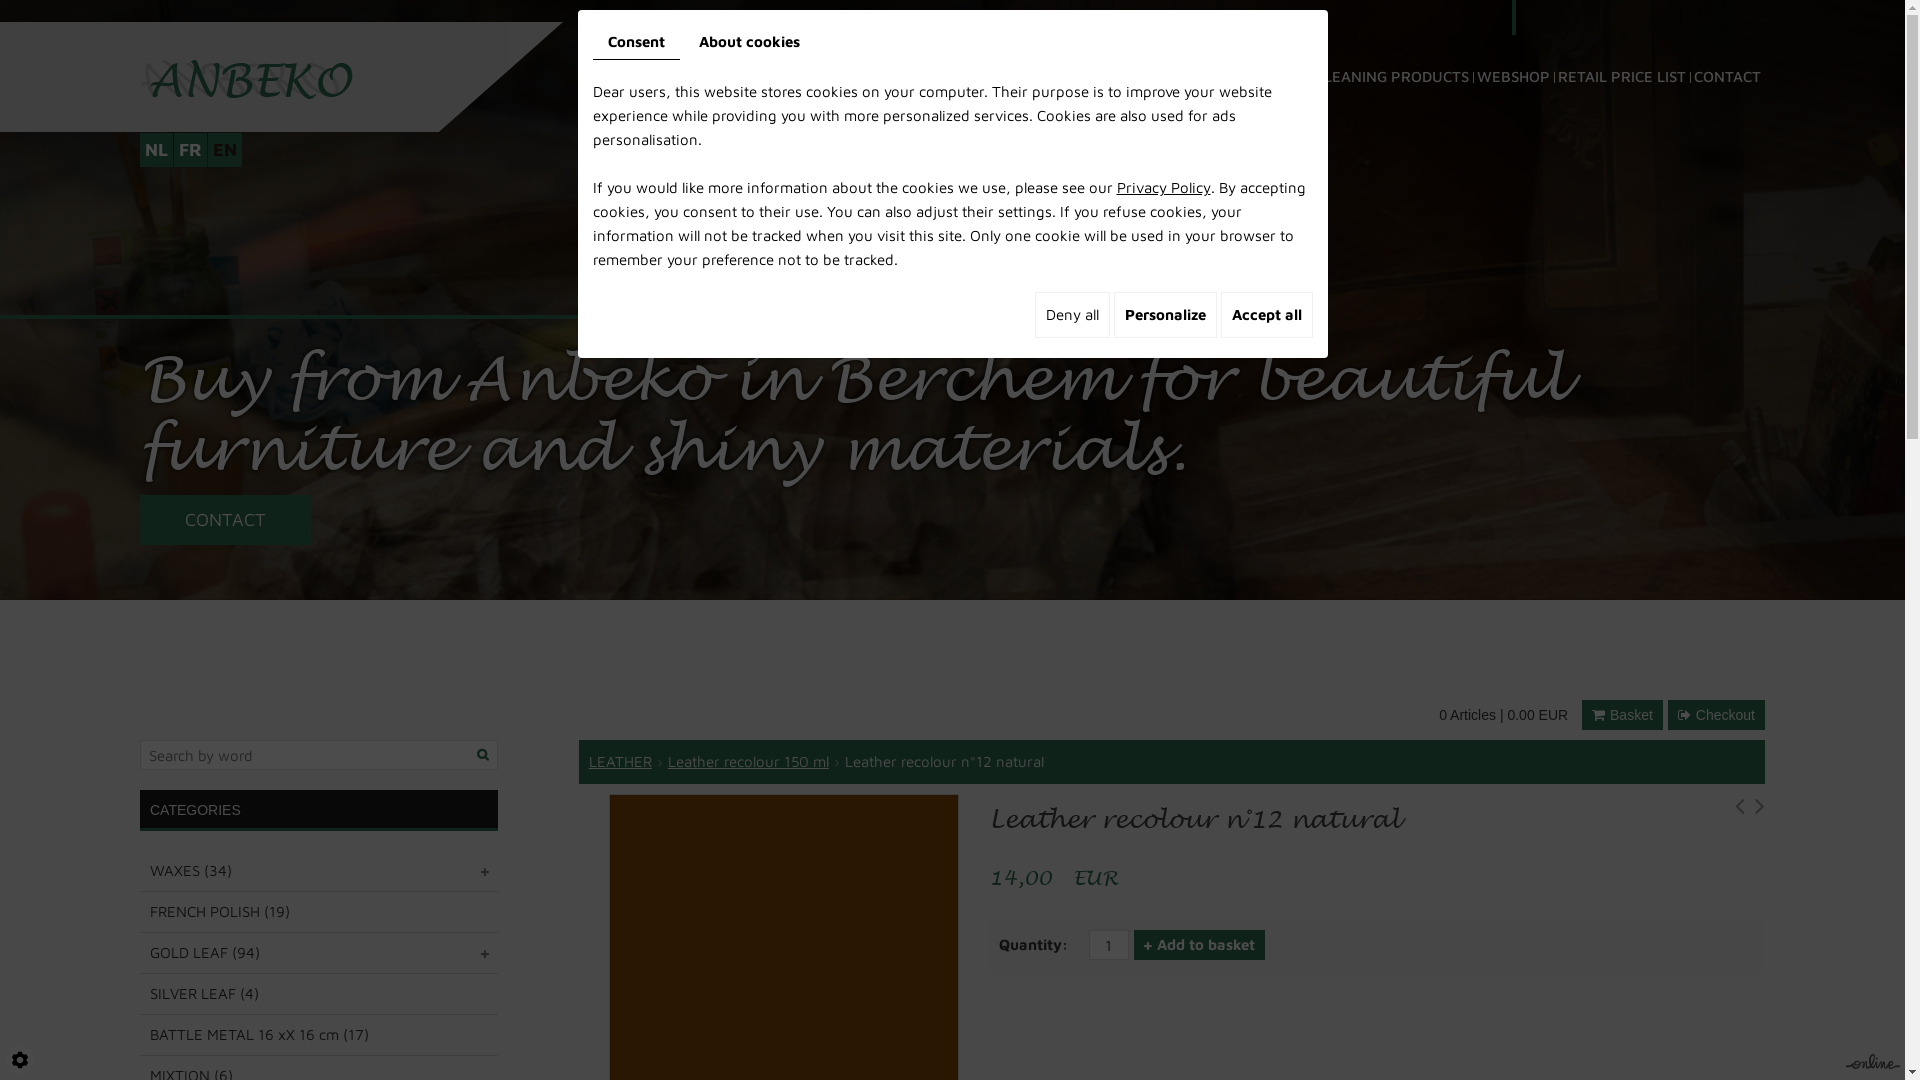 The image size is (1920, 1080). I want to click on 'Accept all', so click(1218, 315).